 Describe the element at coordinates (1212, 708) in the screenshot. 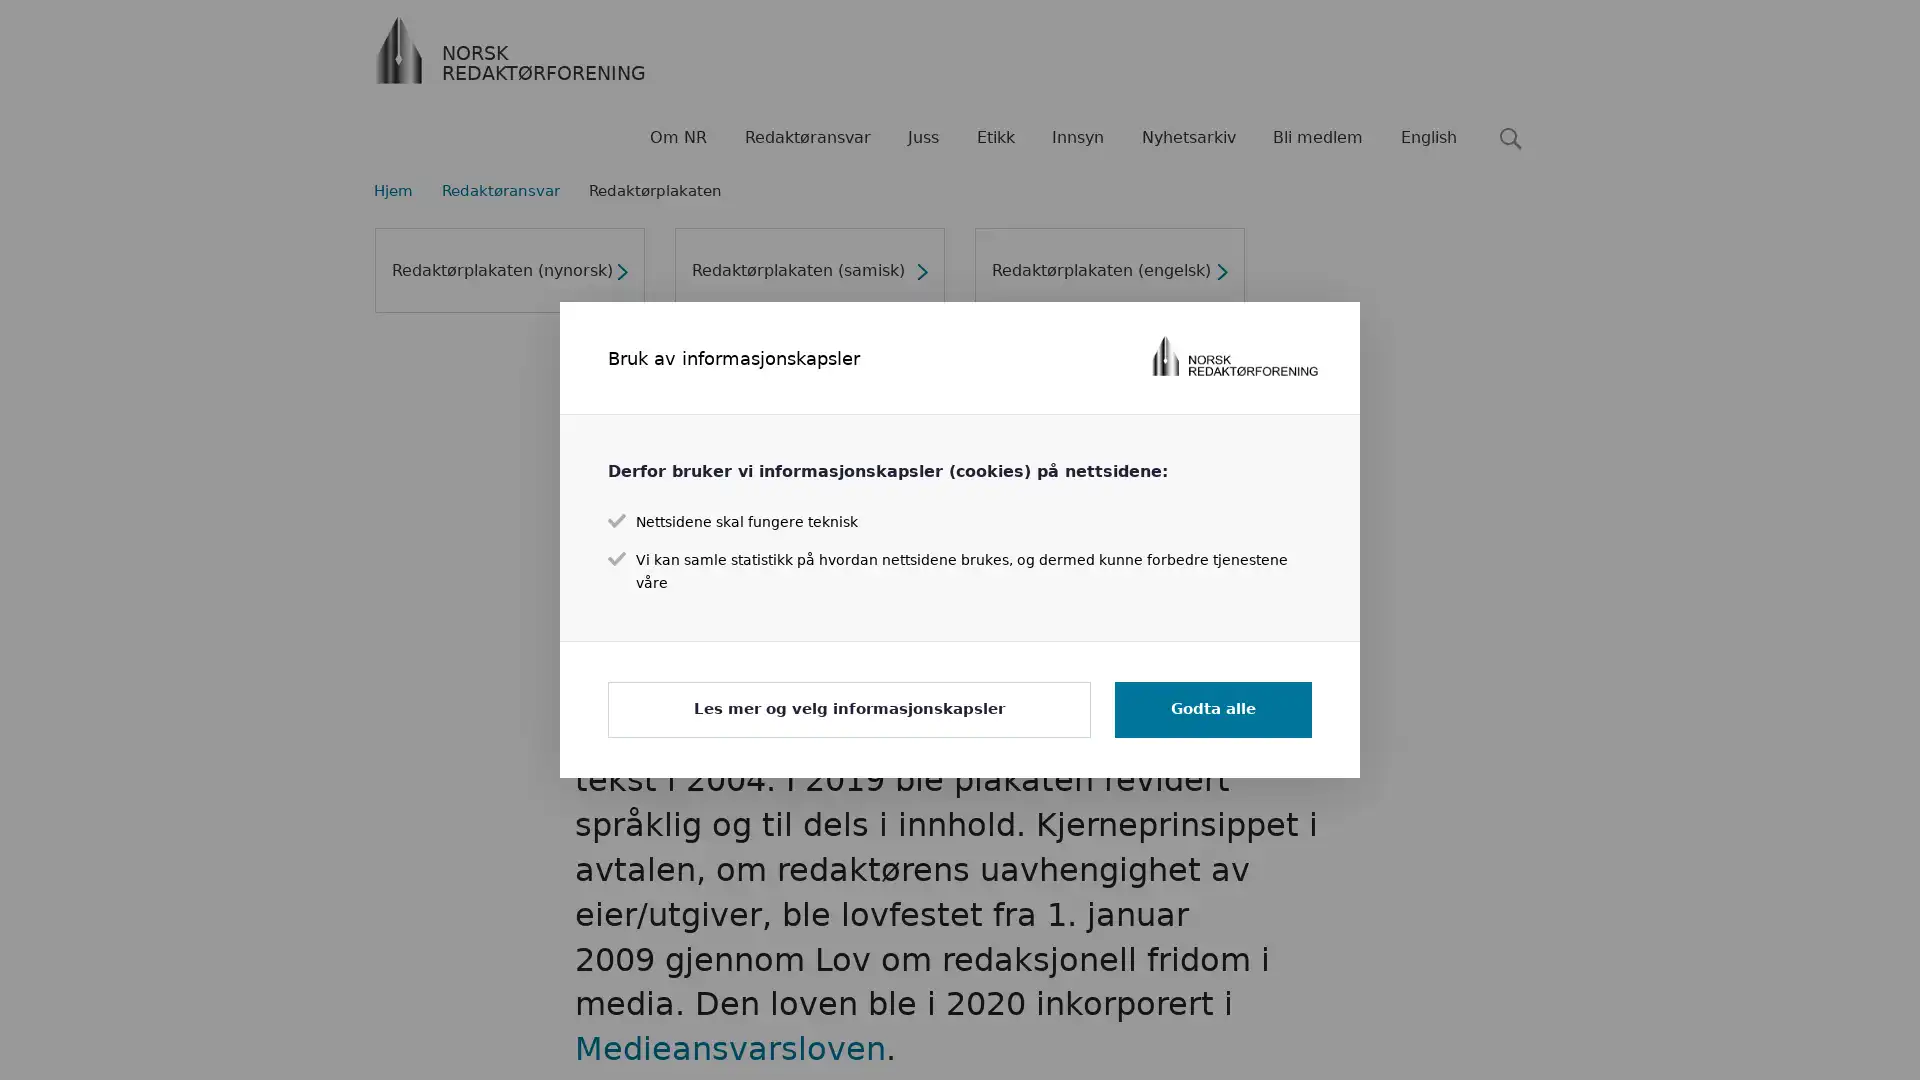

I see `Godta alle` at that location.